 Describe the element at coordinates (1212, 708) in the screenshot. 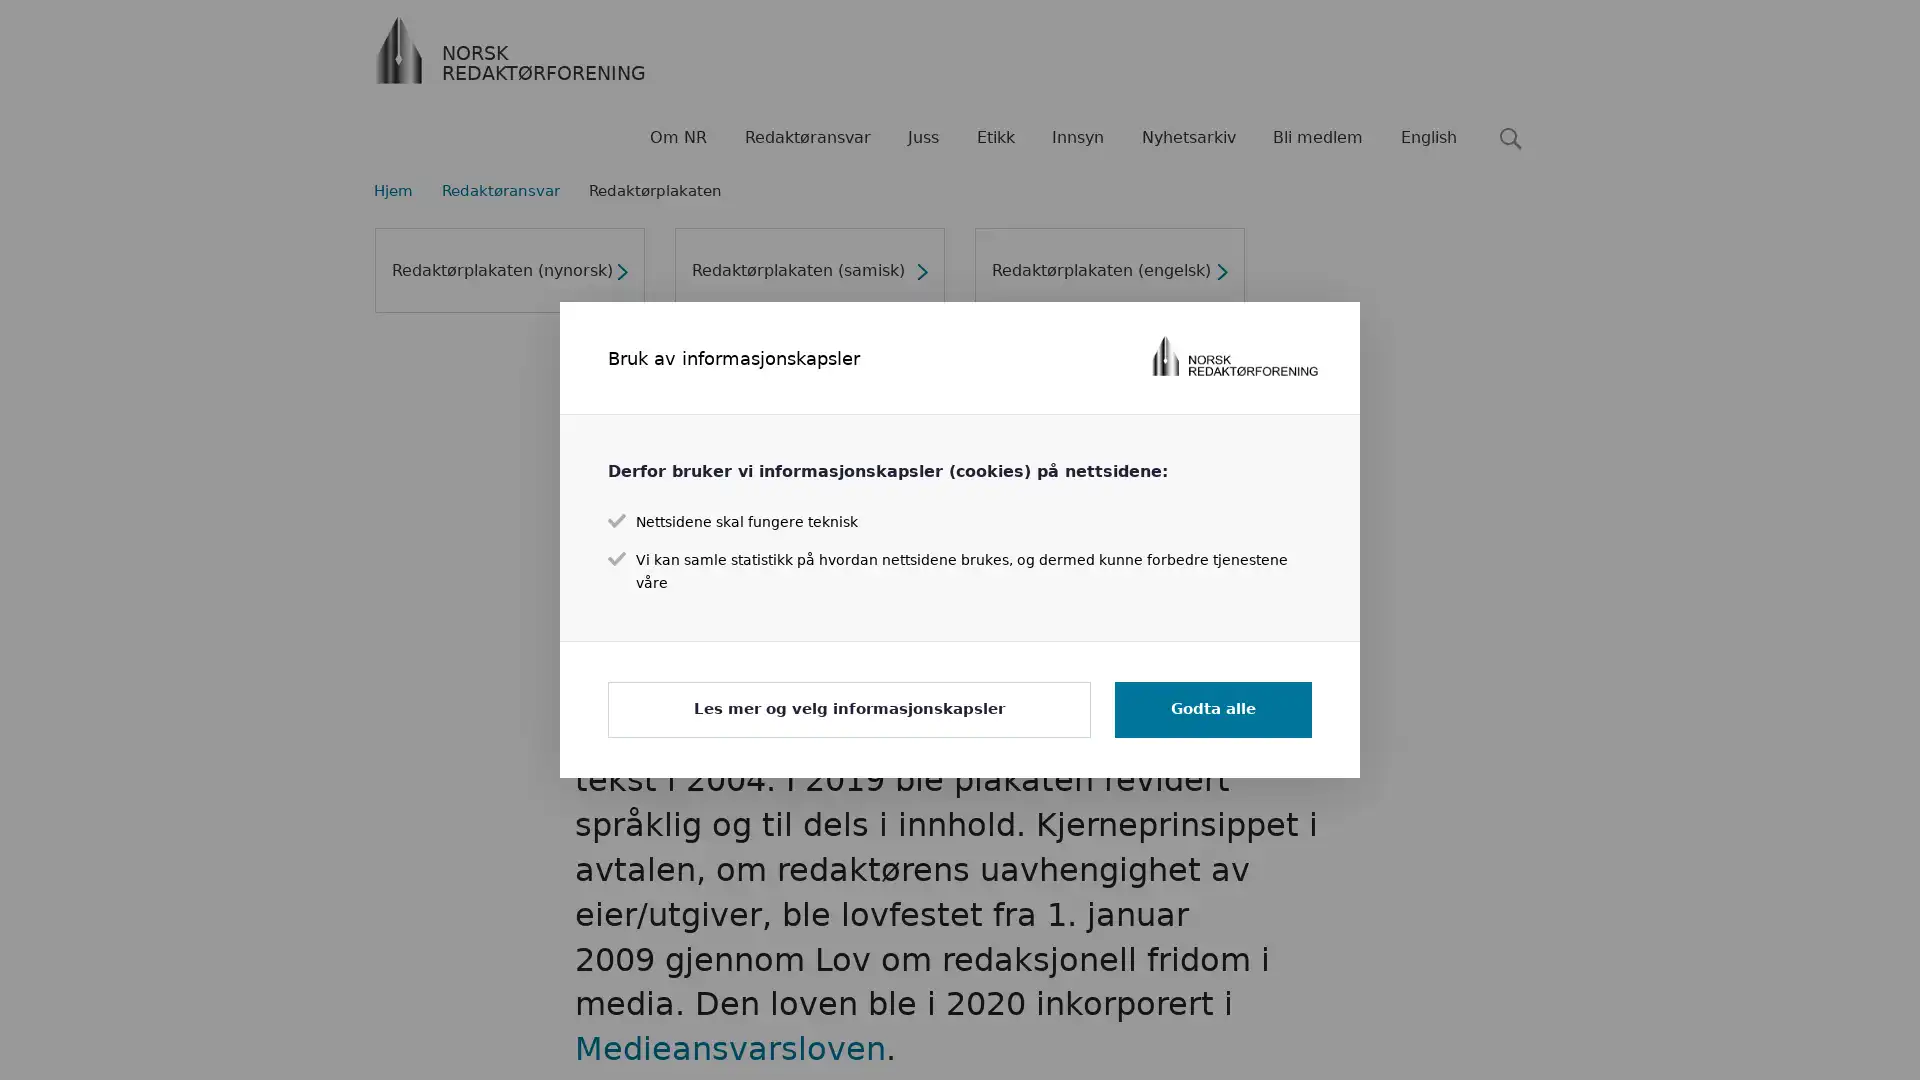

I see `Godta alle` at that location.